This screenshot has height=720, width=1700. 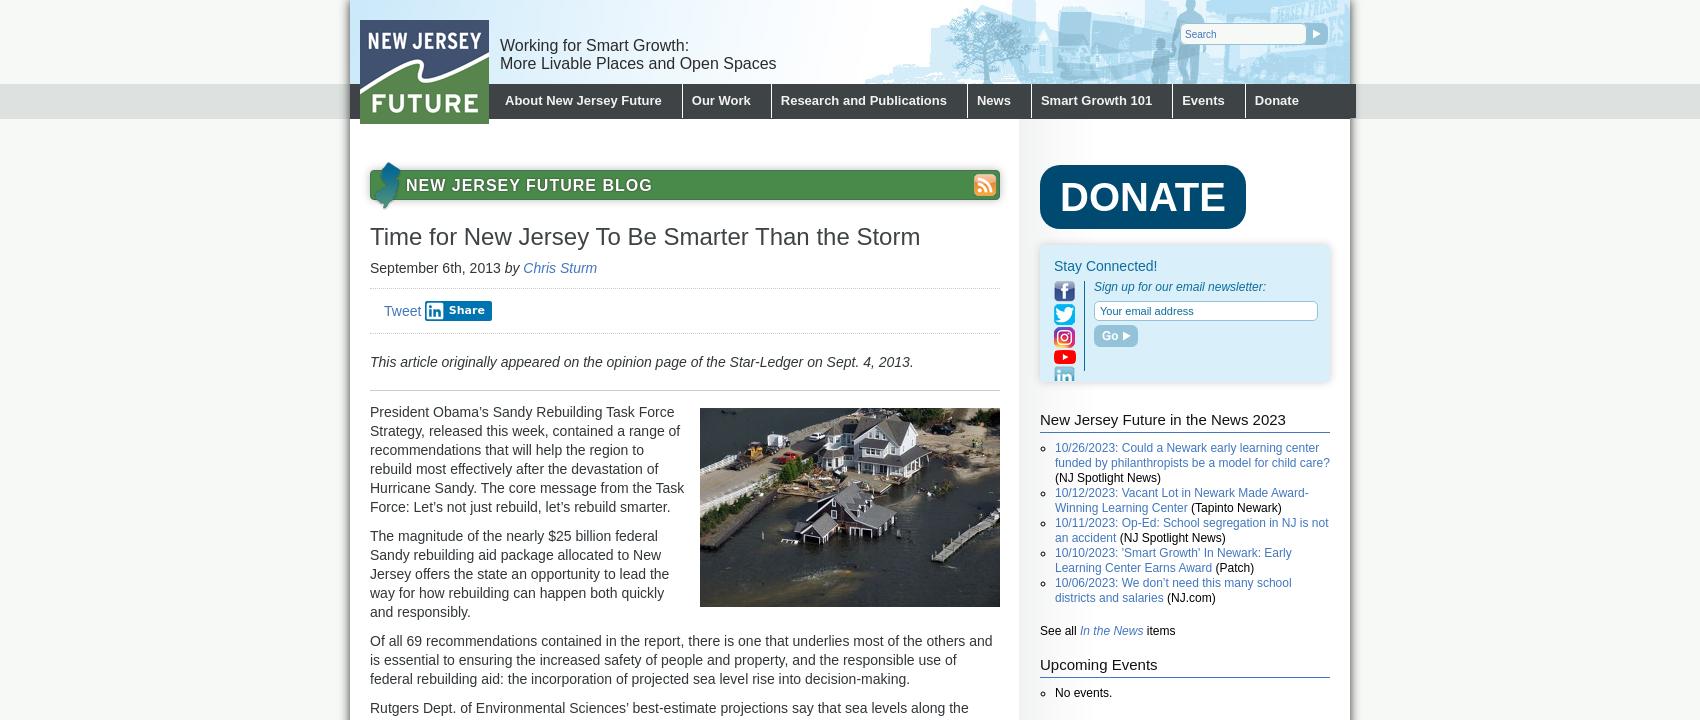 I want to click on 'The magnitude of the nearly $25 billion federal Sandy rebuilding aid package allocated to New Jersey offers the state an opportunity to lead the way for how rebuilding can happen both quickly and responsibly.', so click(x=519, y=573).